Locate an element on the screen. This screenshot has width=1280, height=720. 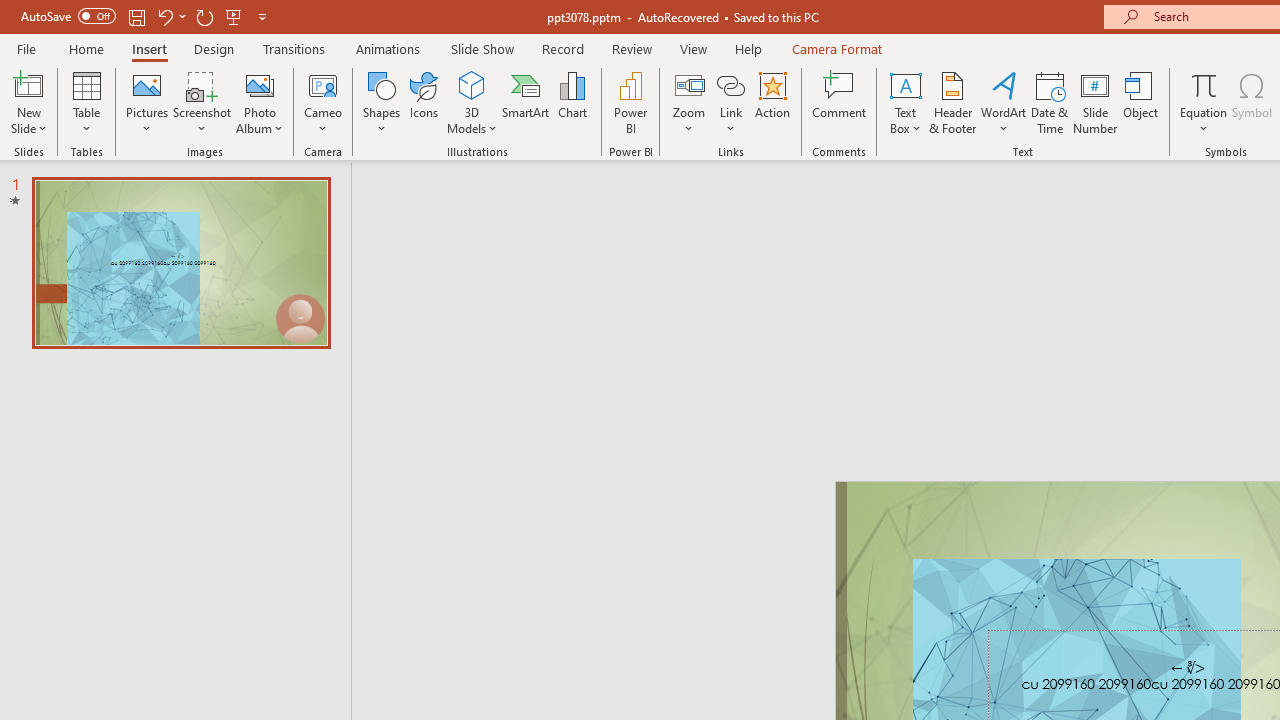
'Icons' is located at coordinates (423, 103).